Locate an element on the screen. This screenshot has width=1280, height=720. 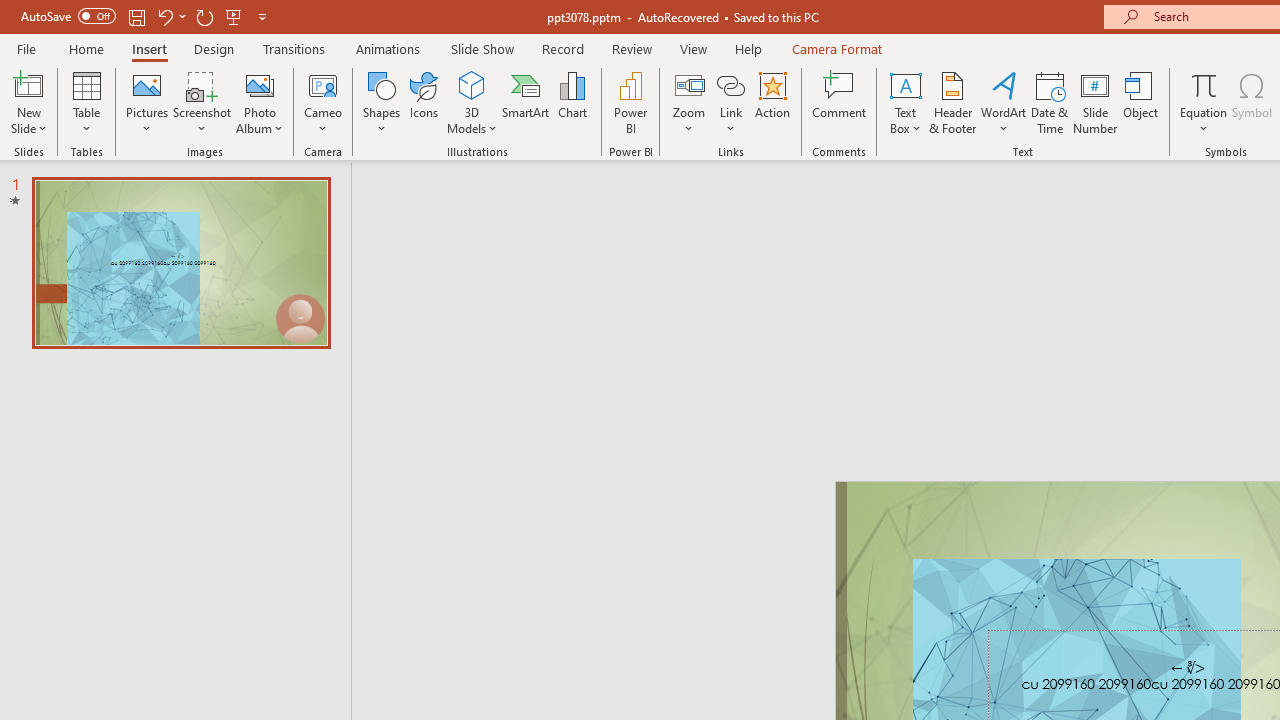
'Icons' is located at coordinates (423, 103).